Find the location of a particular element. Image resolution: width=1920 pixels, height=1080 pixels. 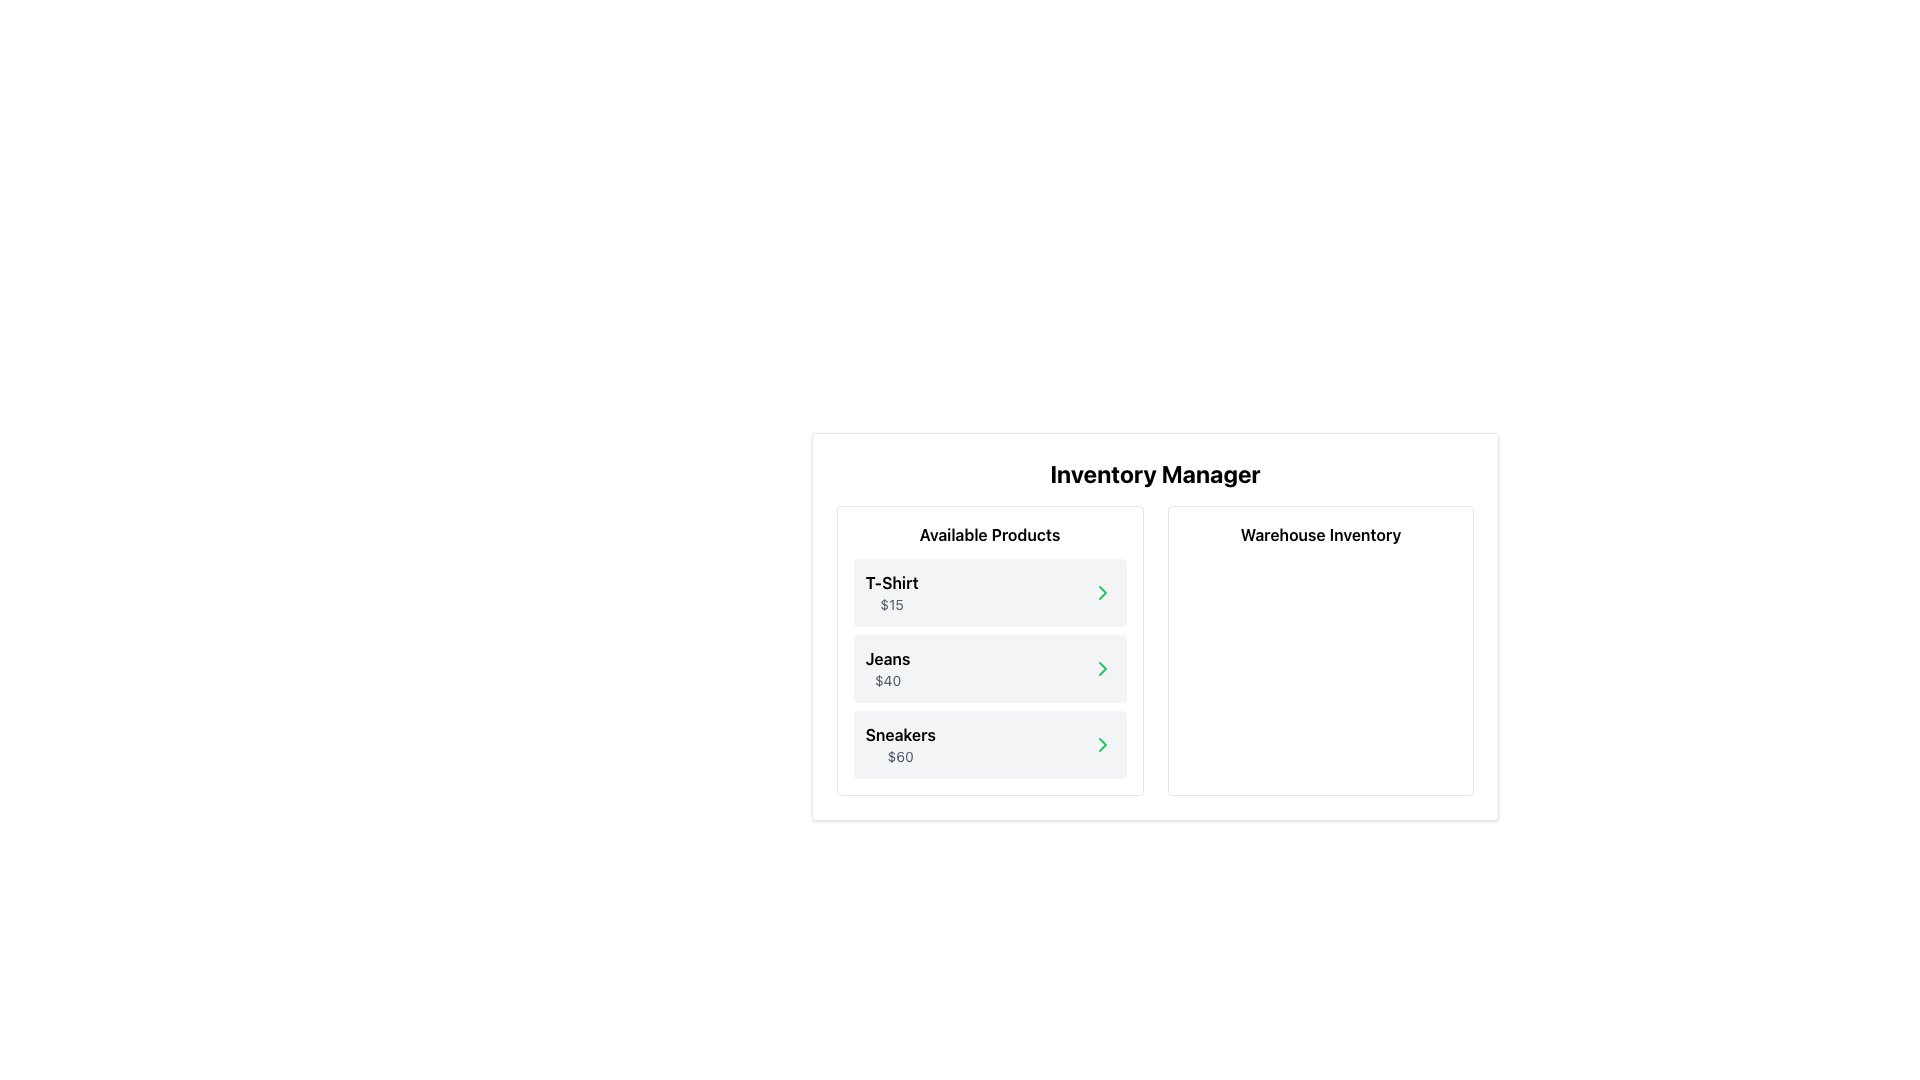

the button associated with the 'Jeans' product entry is located at coordinates (1101, 668).